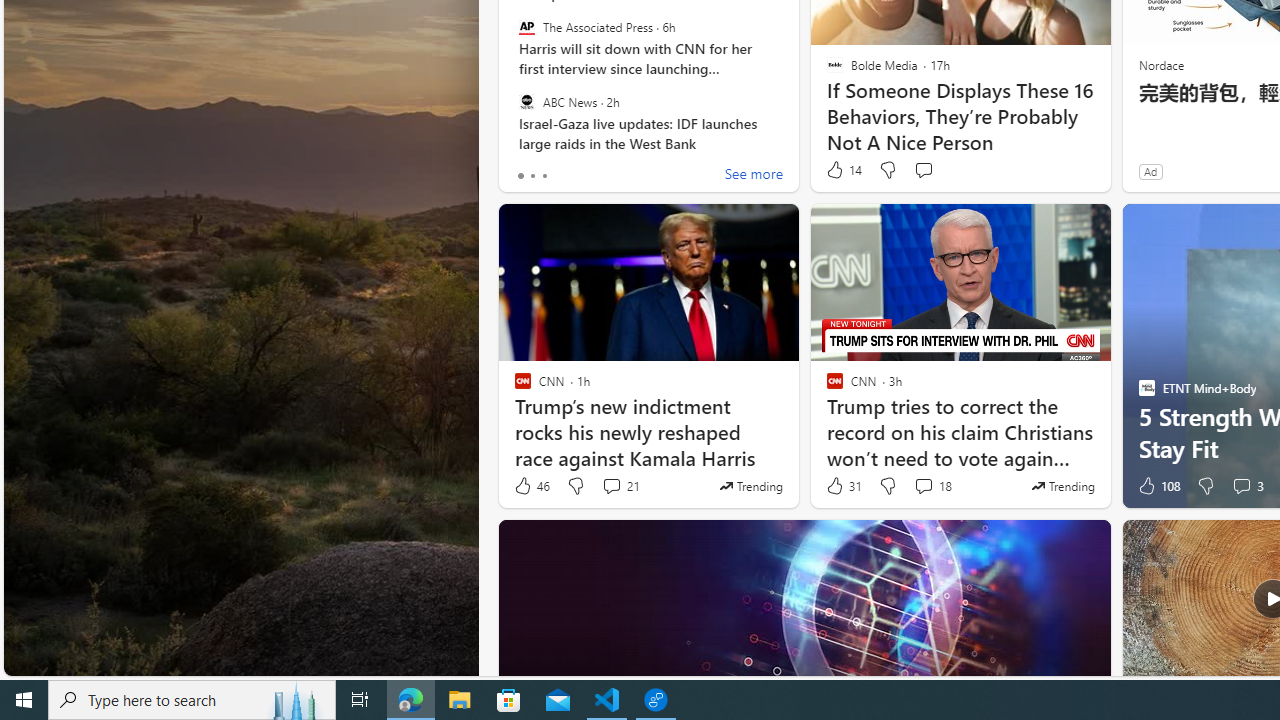 This screenshot has height=720, width=1280. Describe the element at coordinates (843, 169) in the screenshot. I see `'14 Like'` at that location.